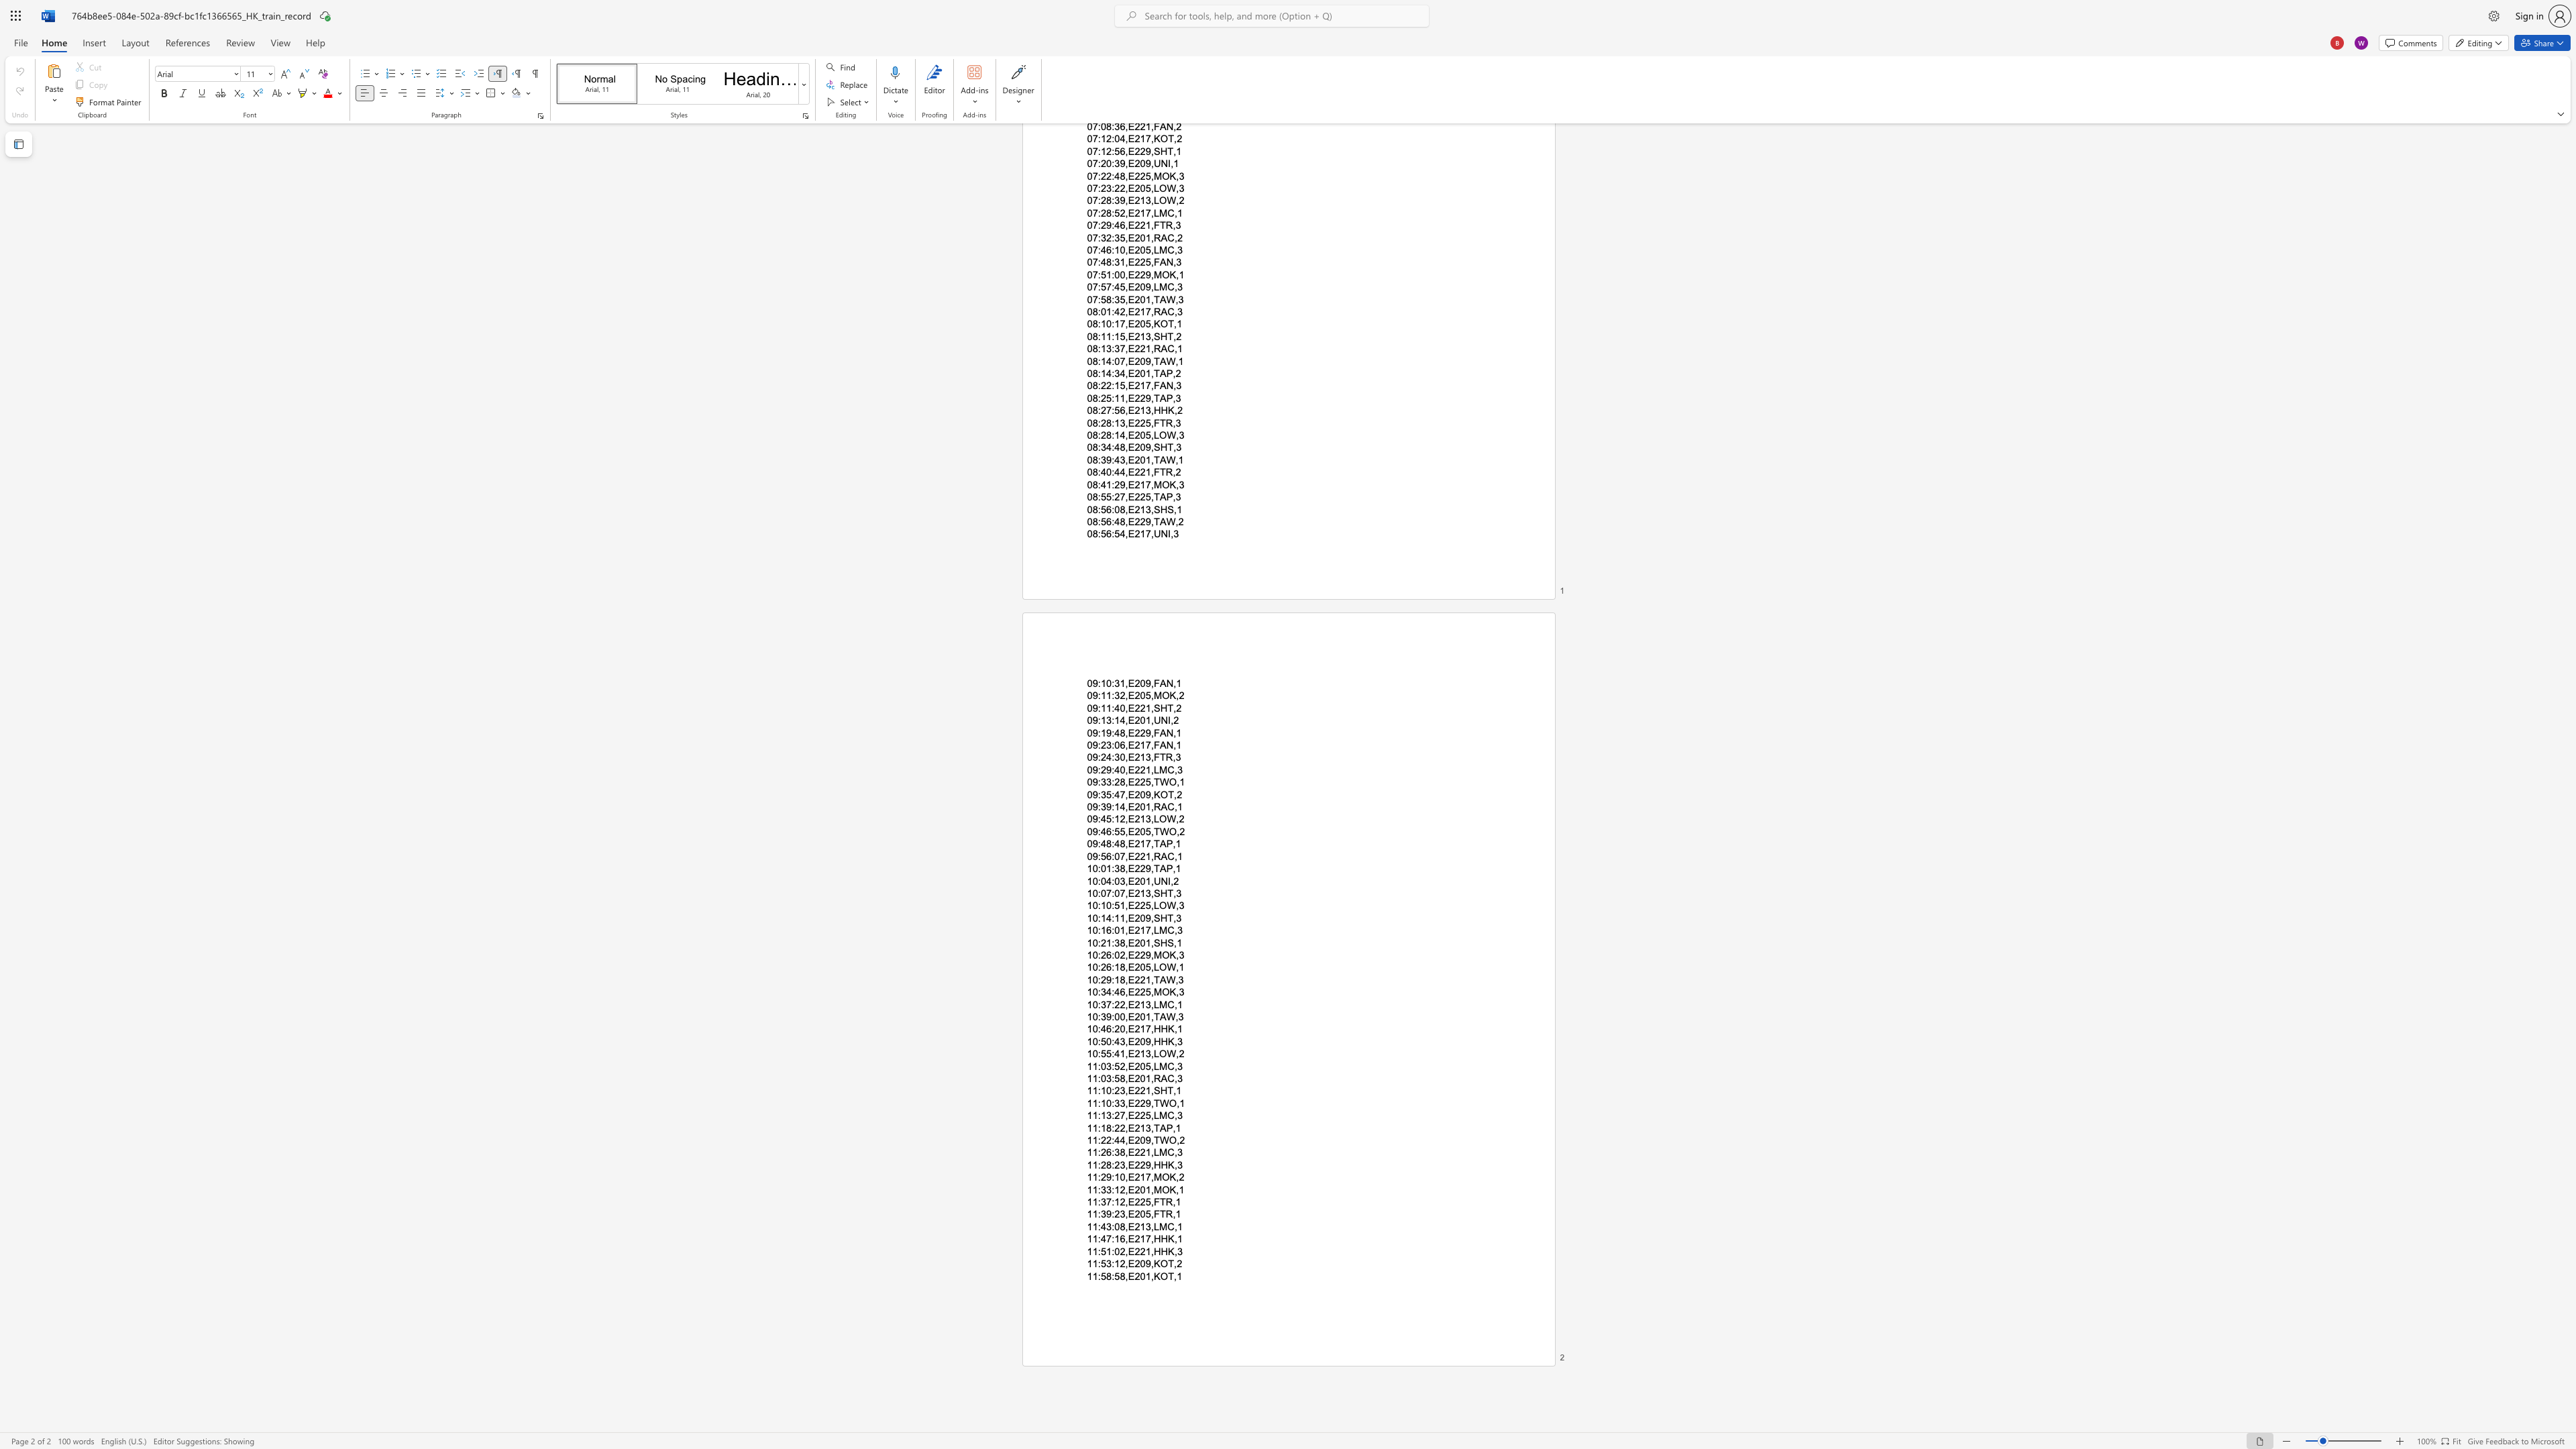  I want to click on the space between the continuous character "5" and "," in the text, so click(1149, 1214).